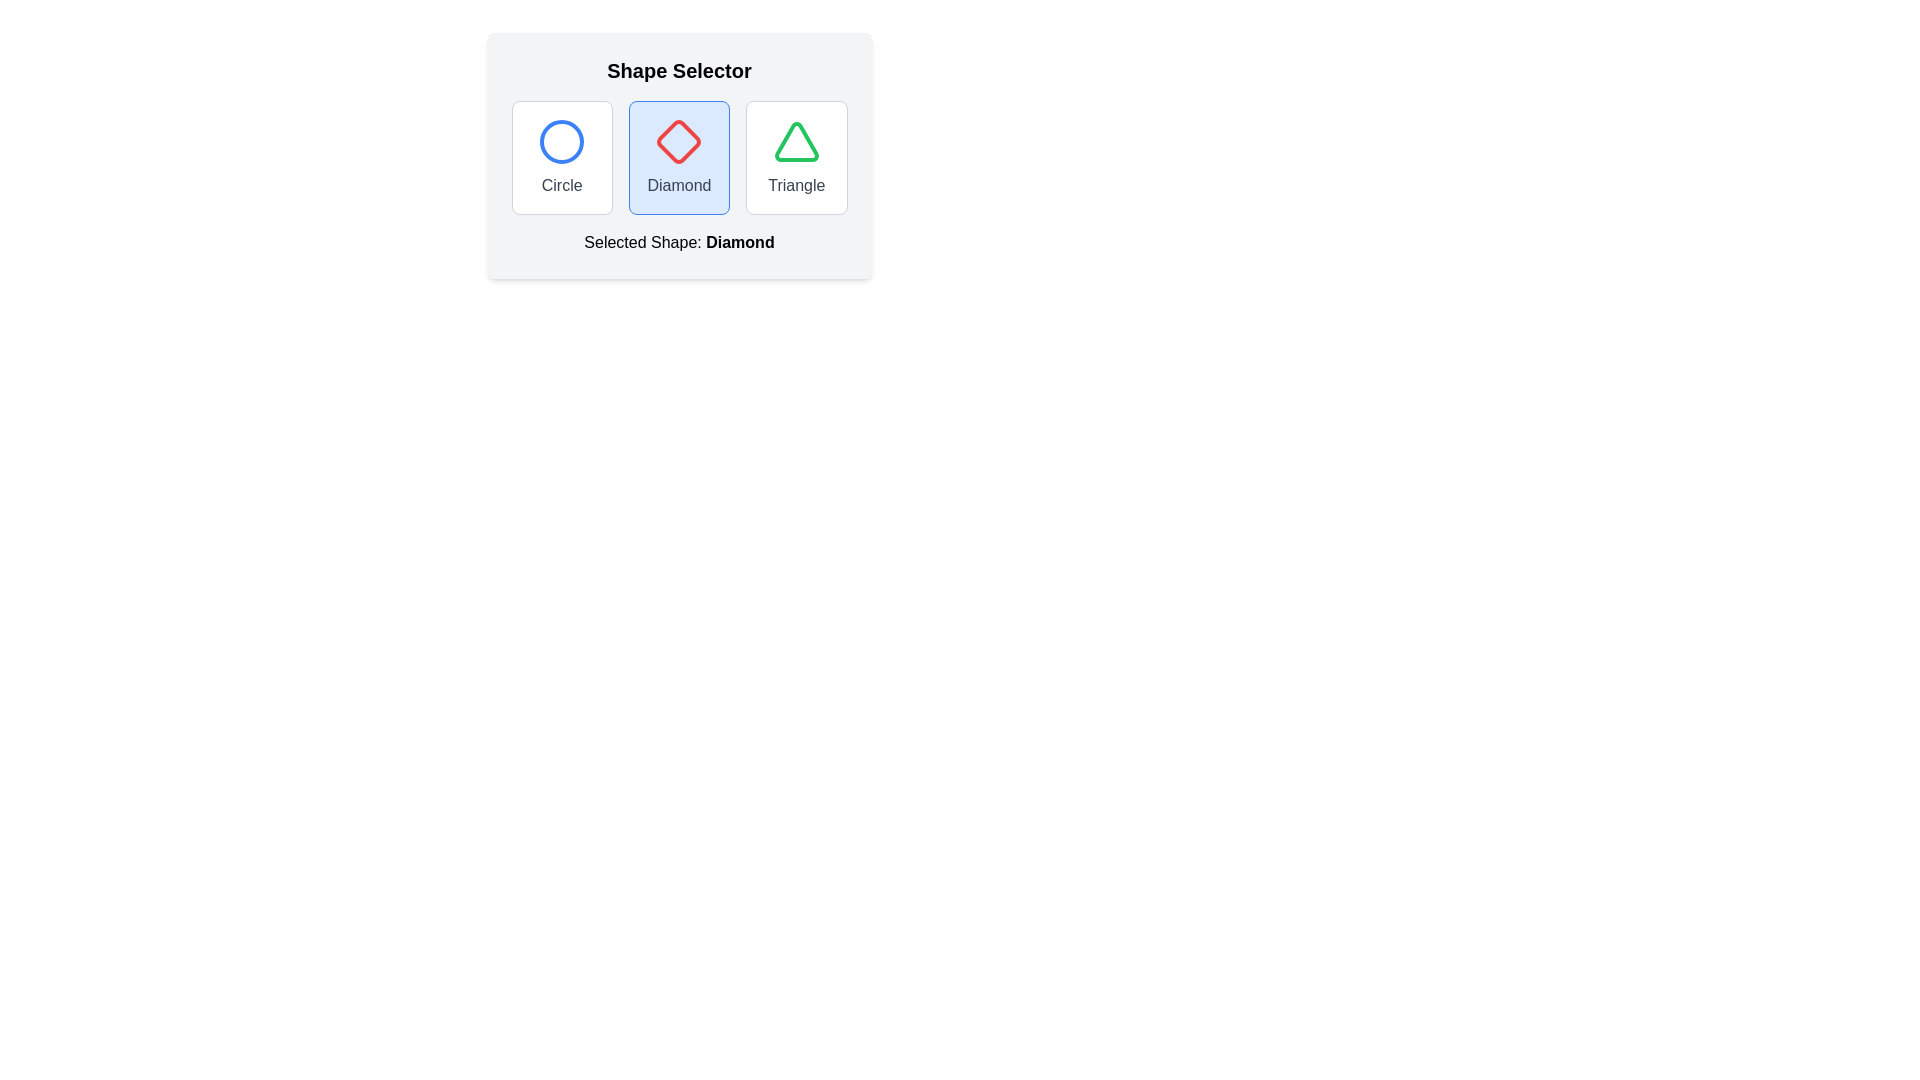  What do you see at coordinates (679, 69) in the screenshot?
I see `the Text Header at the top of the card interface that indicates the purpose of the shape selection` at bounding box center [679, 69].